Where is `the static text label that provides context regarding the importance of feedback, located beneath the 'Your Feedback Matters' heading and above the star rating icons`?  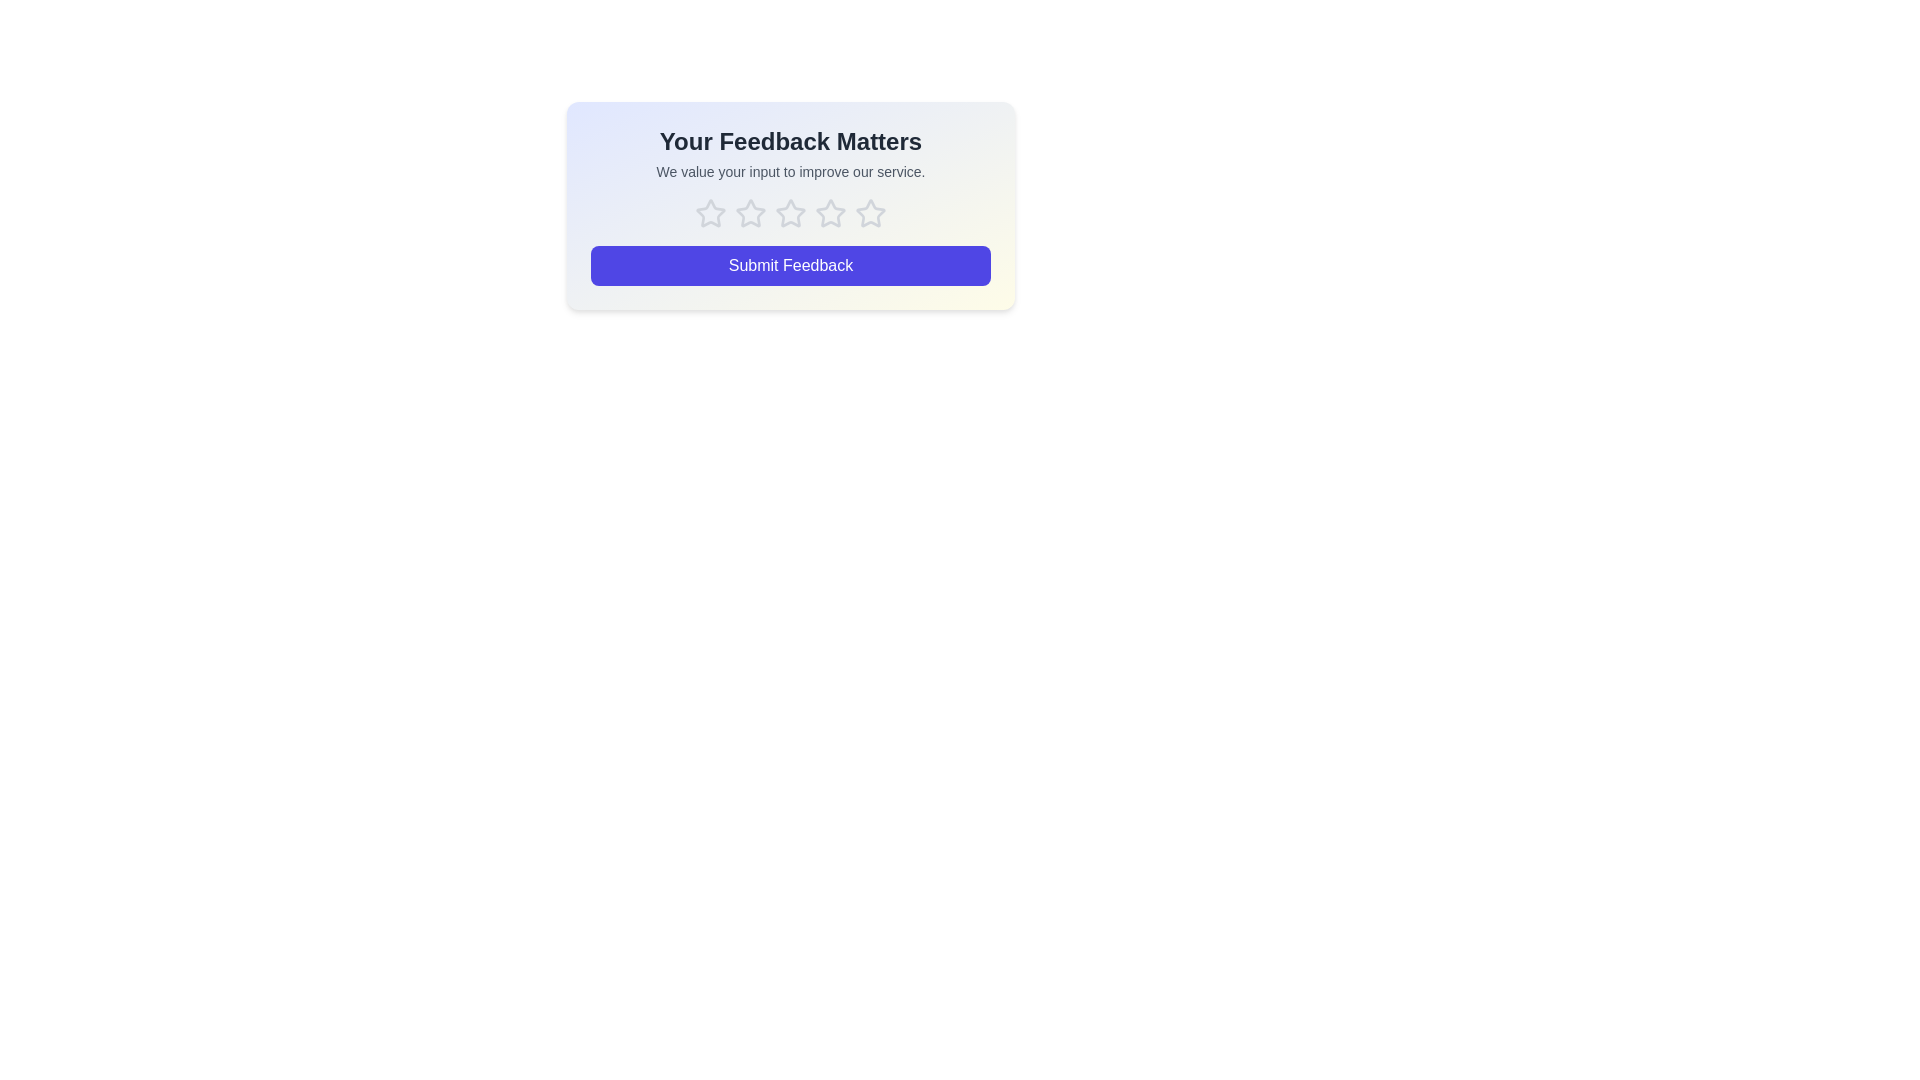
the static text label that provides context regarding the importance of feedback, located beneath the 'Your Feedback Matters' heading and above the star rating icons is located at coordinates (790, 171).